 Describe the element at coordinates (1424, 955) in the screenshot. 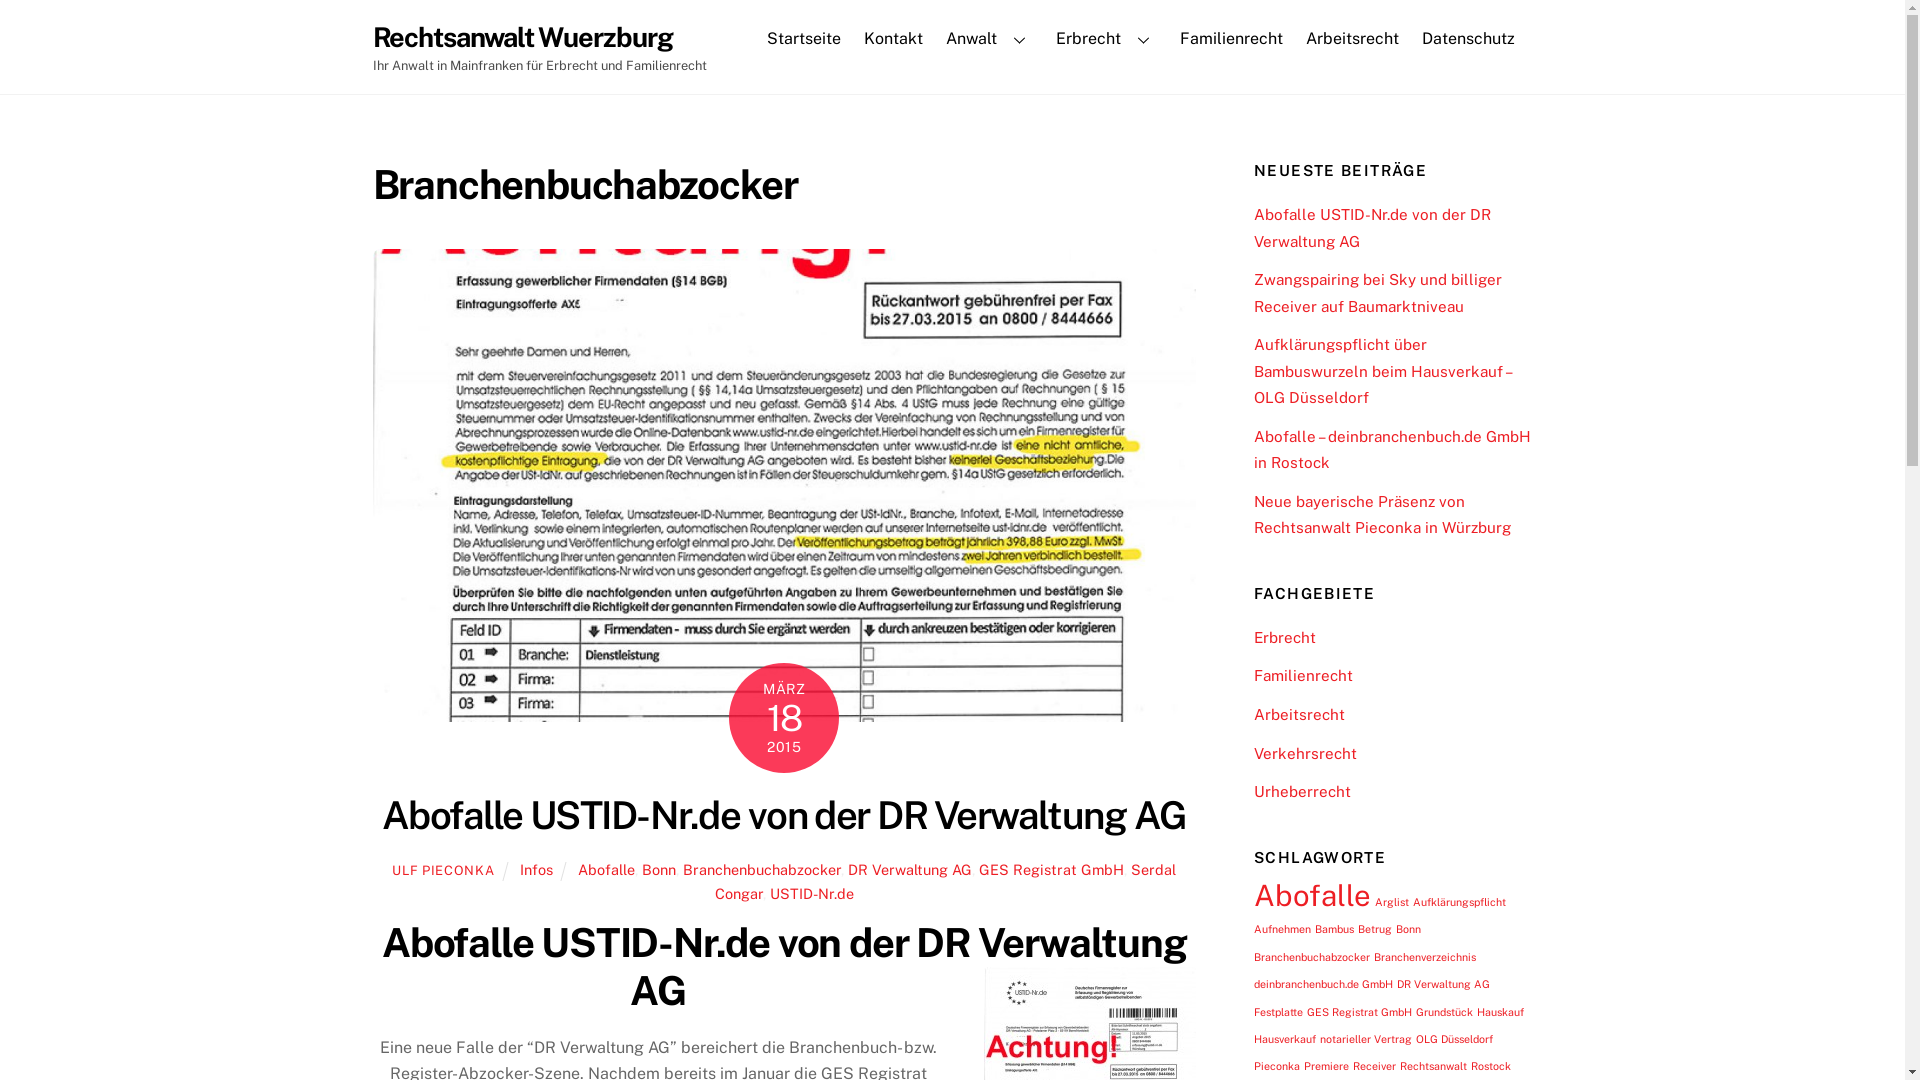

I see `'Branchenverzeichnis'` at that location.